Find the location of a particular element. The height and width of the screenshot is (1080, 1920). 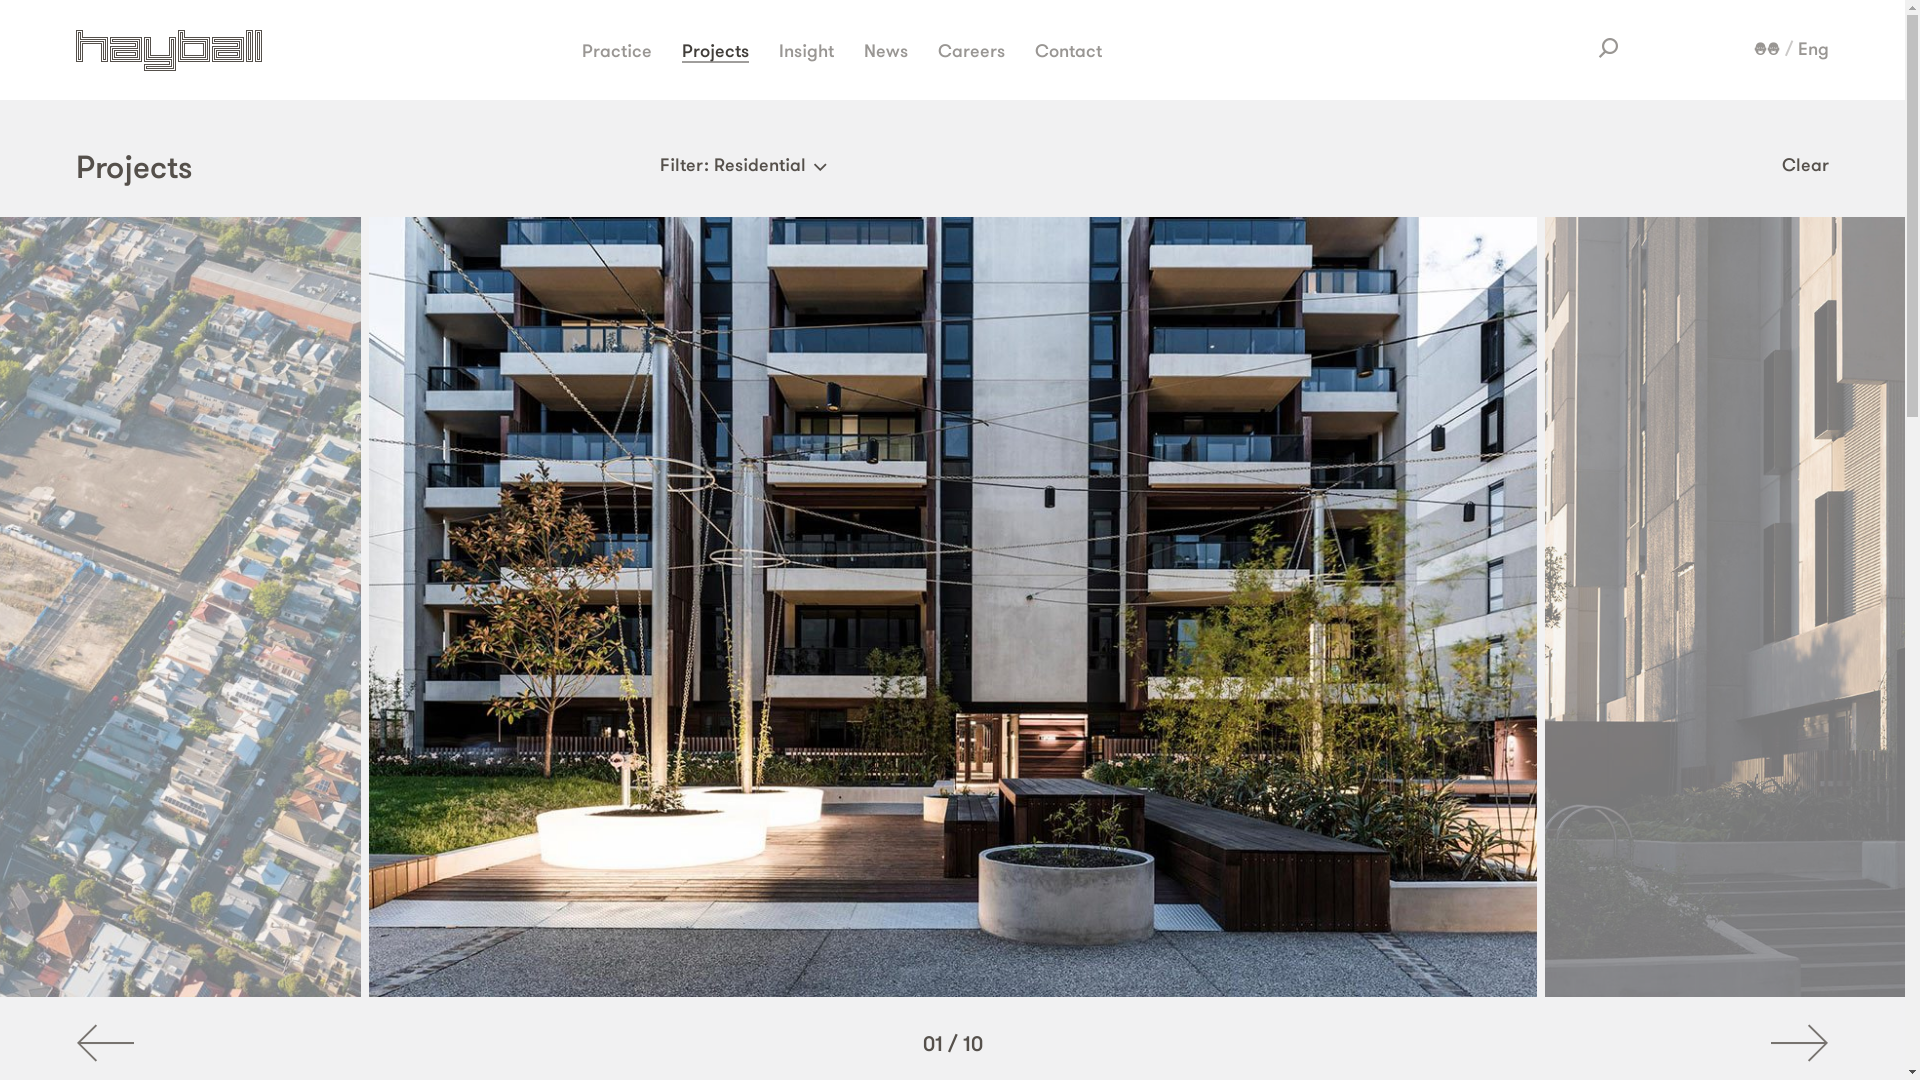

'News' is located at coordinates (885, 48).